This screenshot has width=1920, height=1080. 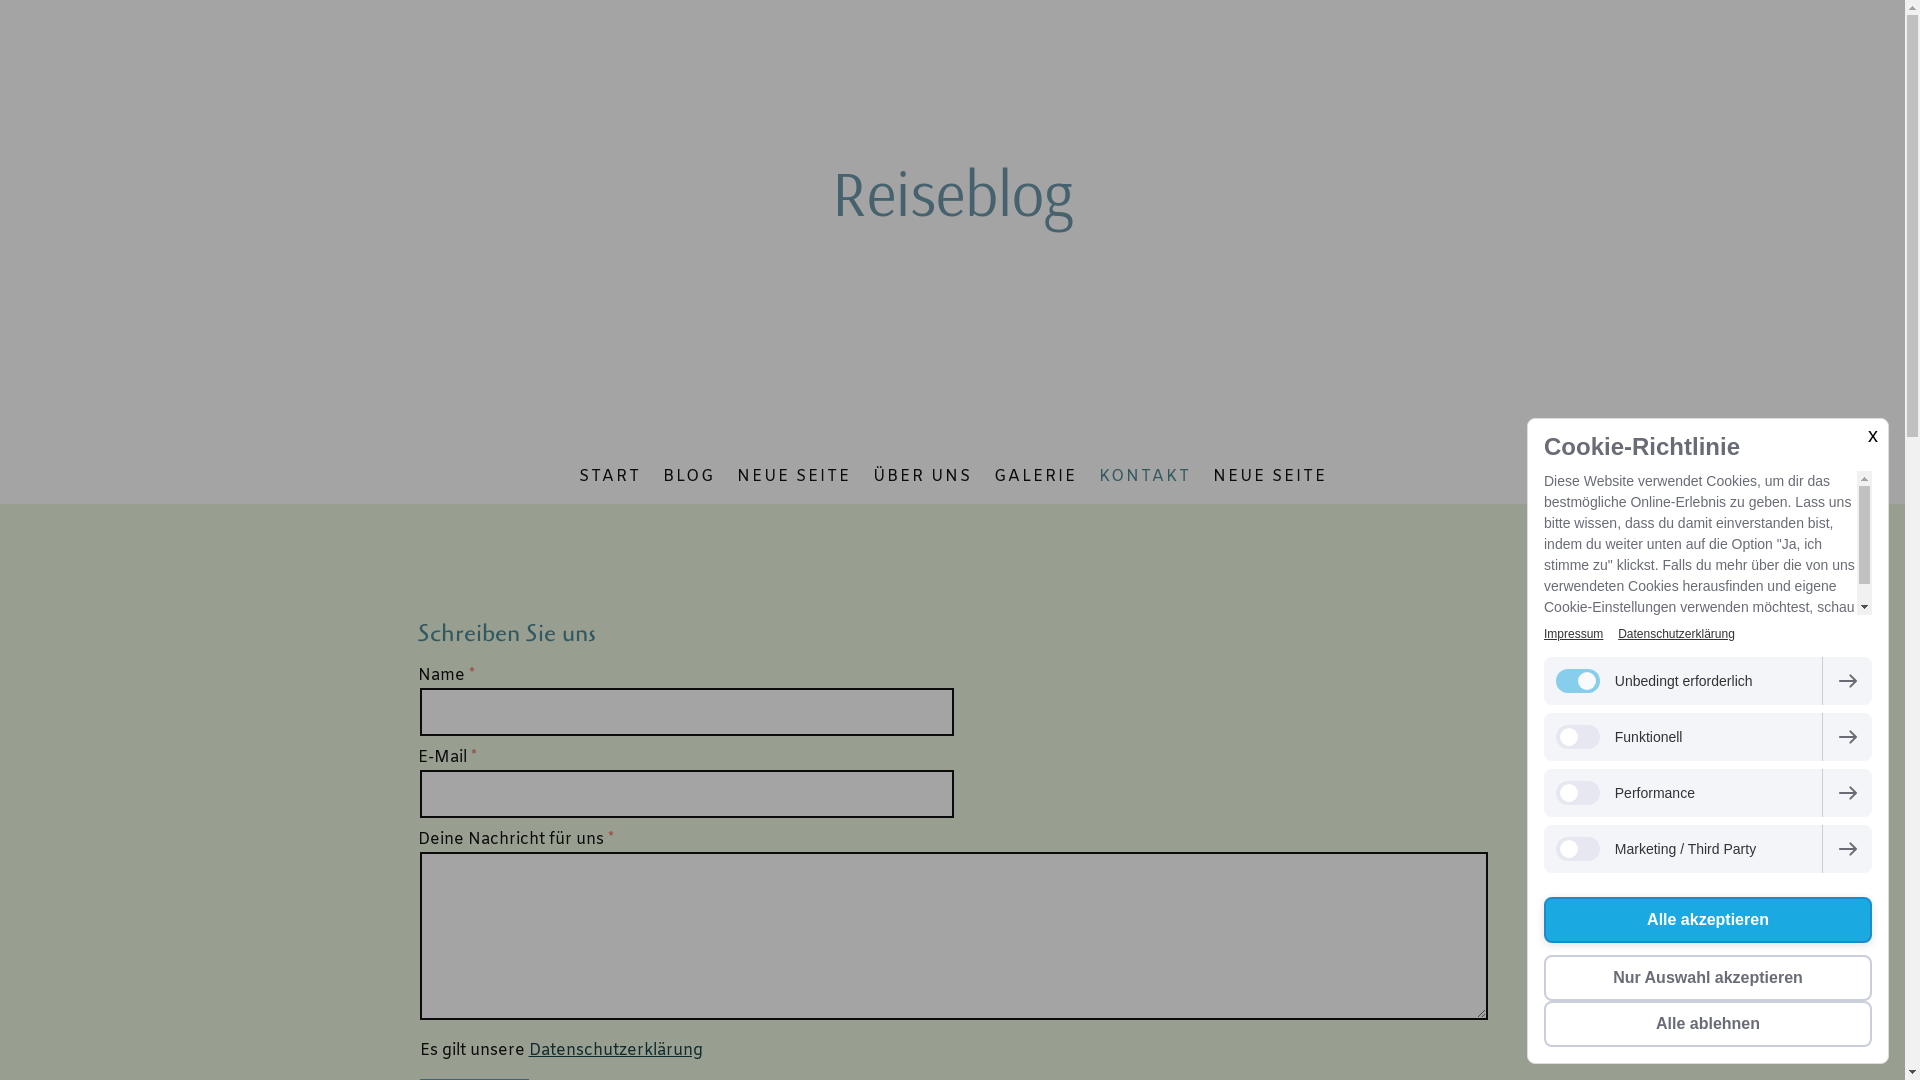 What do you see at coordinates (1034, 477) in the screenshot?
I see `'GALERIE'` at bounding box center [1034, 477].